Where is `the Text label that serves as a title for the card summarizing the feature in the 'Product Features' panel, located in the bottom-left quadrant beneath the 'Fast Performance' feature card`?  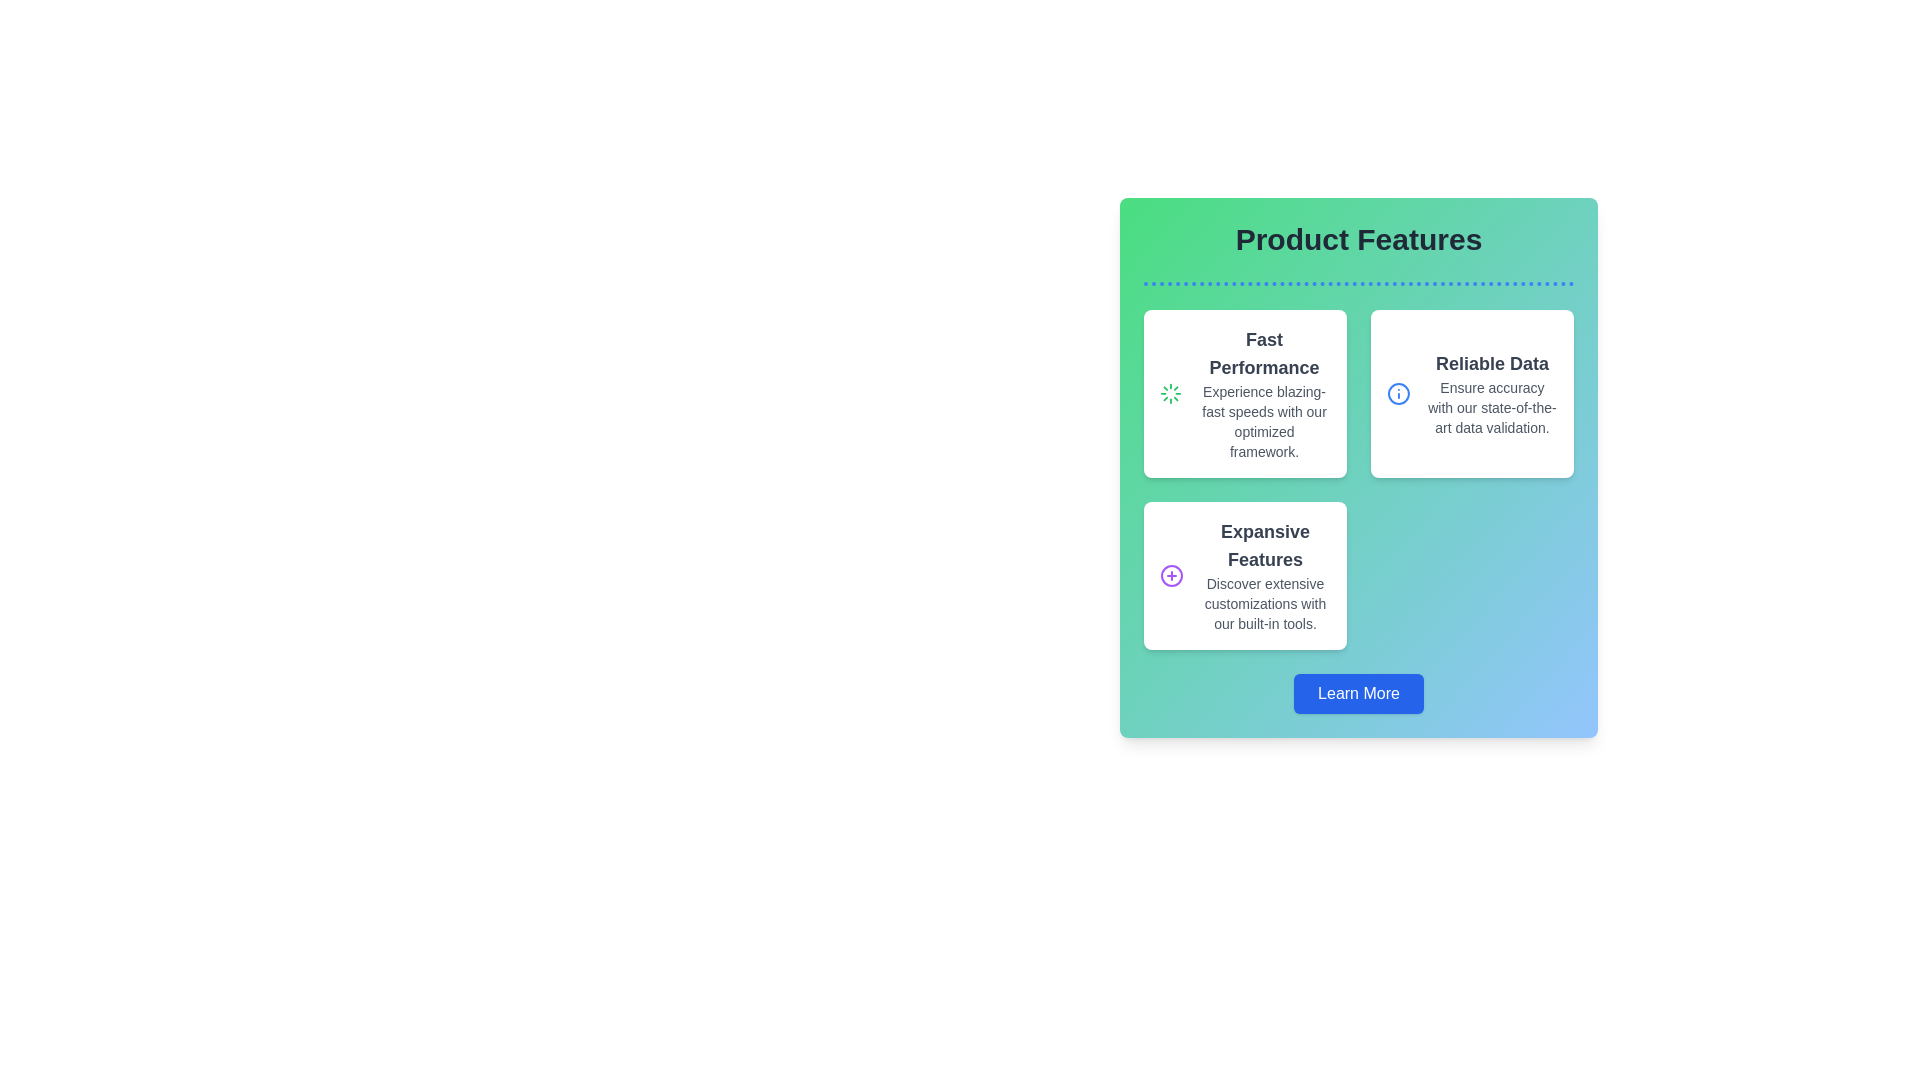 the Text label that serves as a title for the card summarizing the feature in the 'Product Features' panel, located in the bottom-left quadrant beneath the 'Fast Performance' feature card is located at coordinates (1264, 546).